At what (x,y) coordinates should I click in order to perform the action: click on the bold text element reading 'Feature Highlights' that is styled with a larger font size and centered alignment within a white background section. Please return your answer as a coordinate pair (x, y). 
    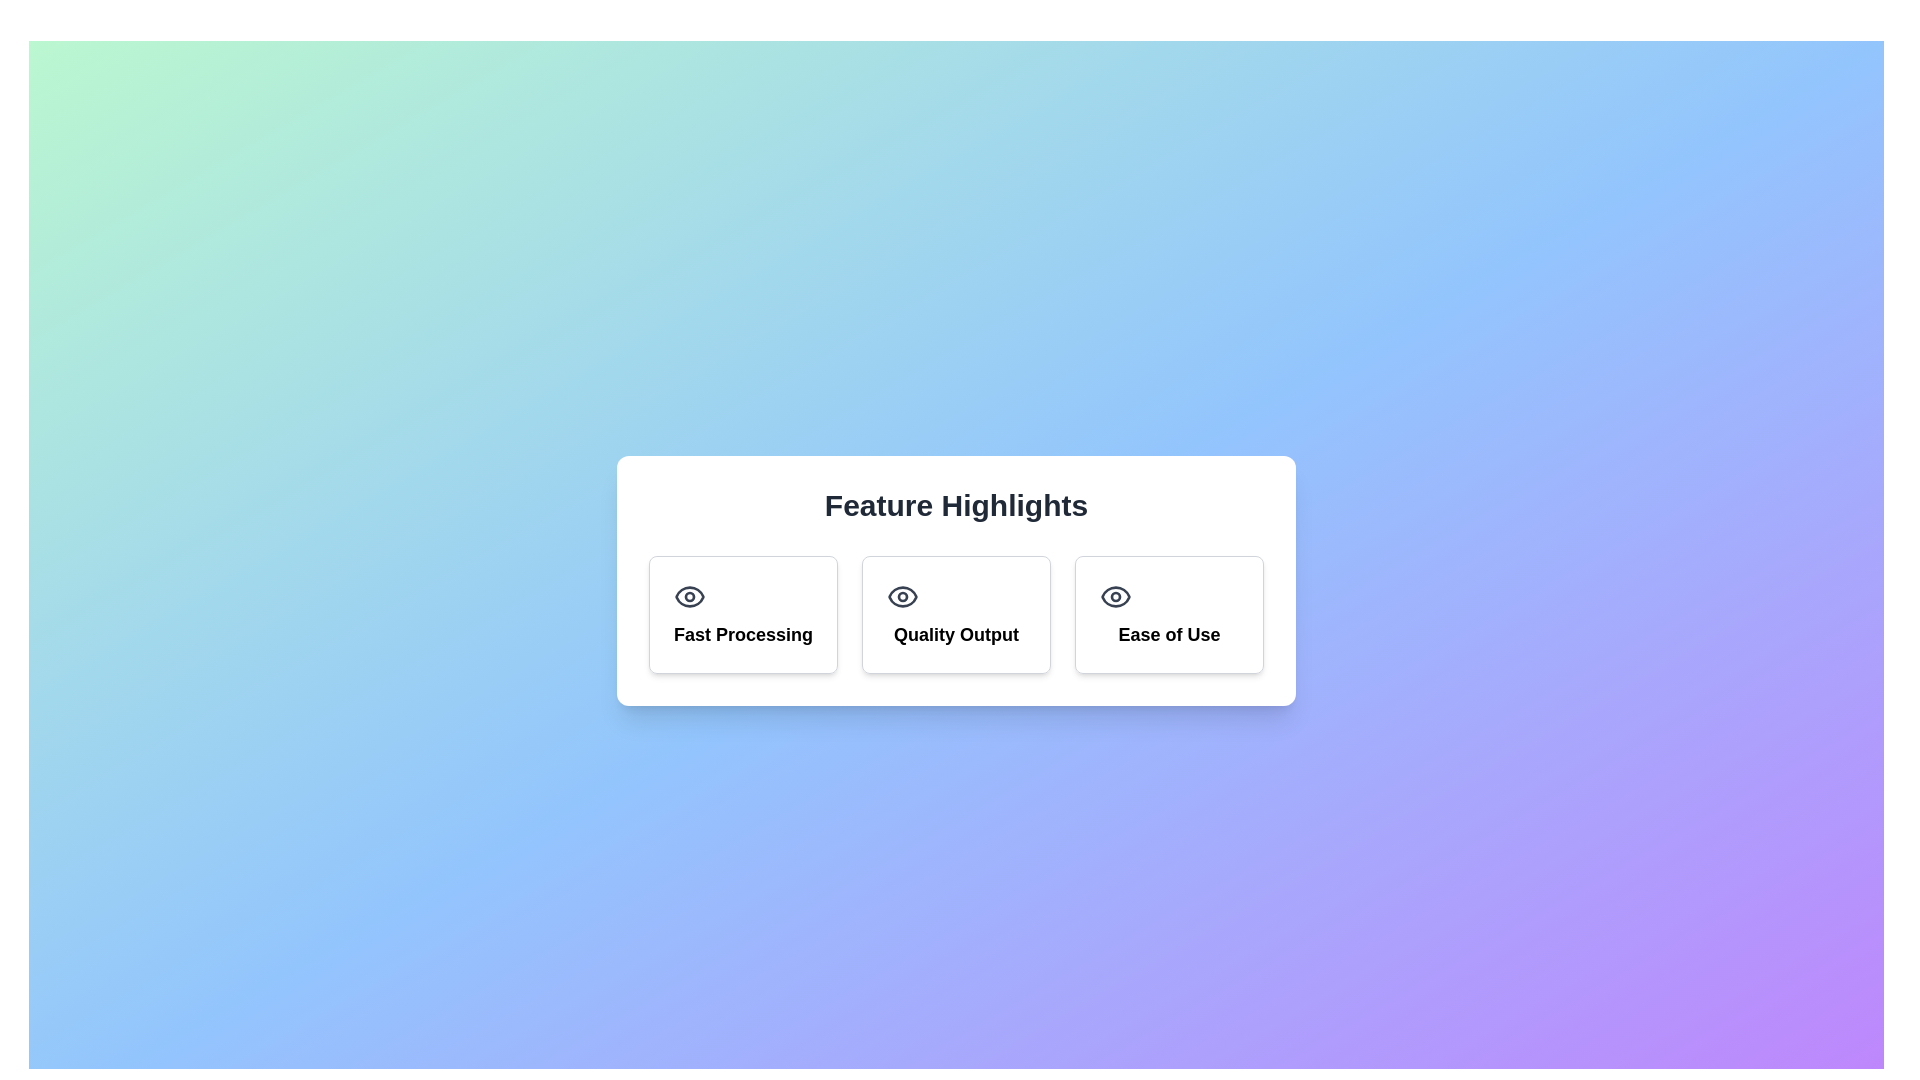
    Looking at the image, I should click on (955, 504).